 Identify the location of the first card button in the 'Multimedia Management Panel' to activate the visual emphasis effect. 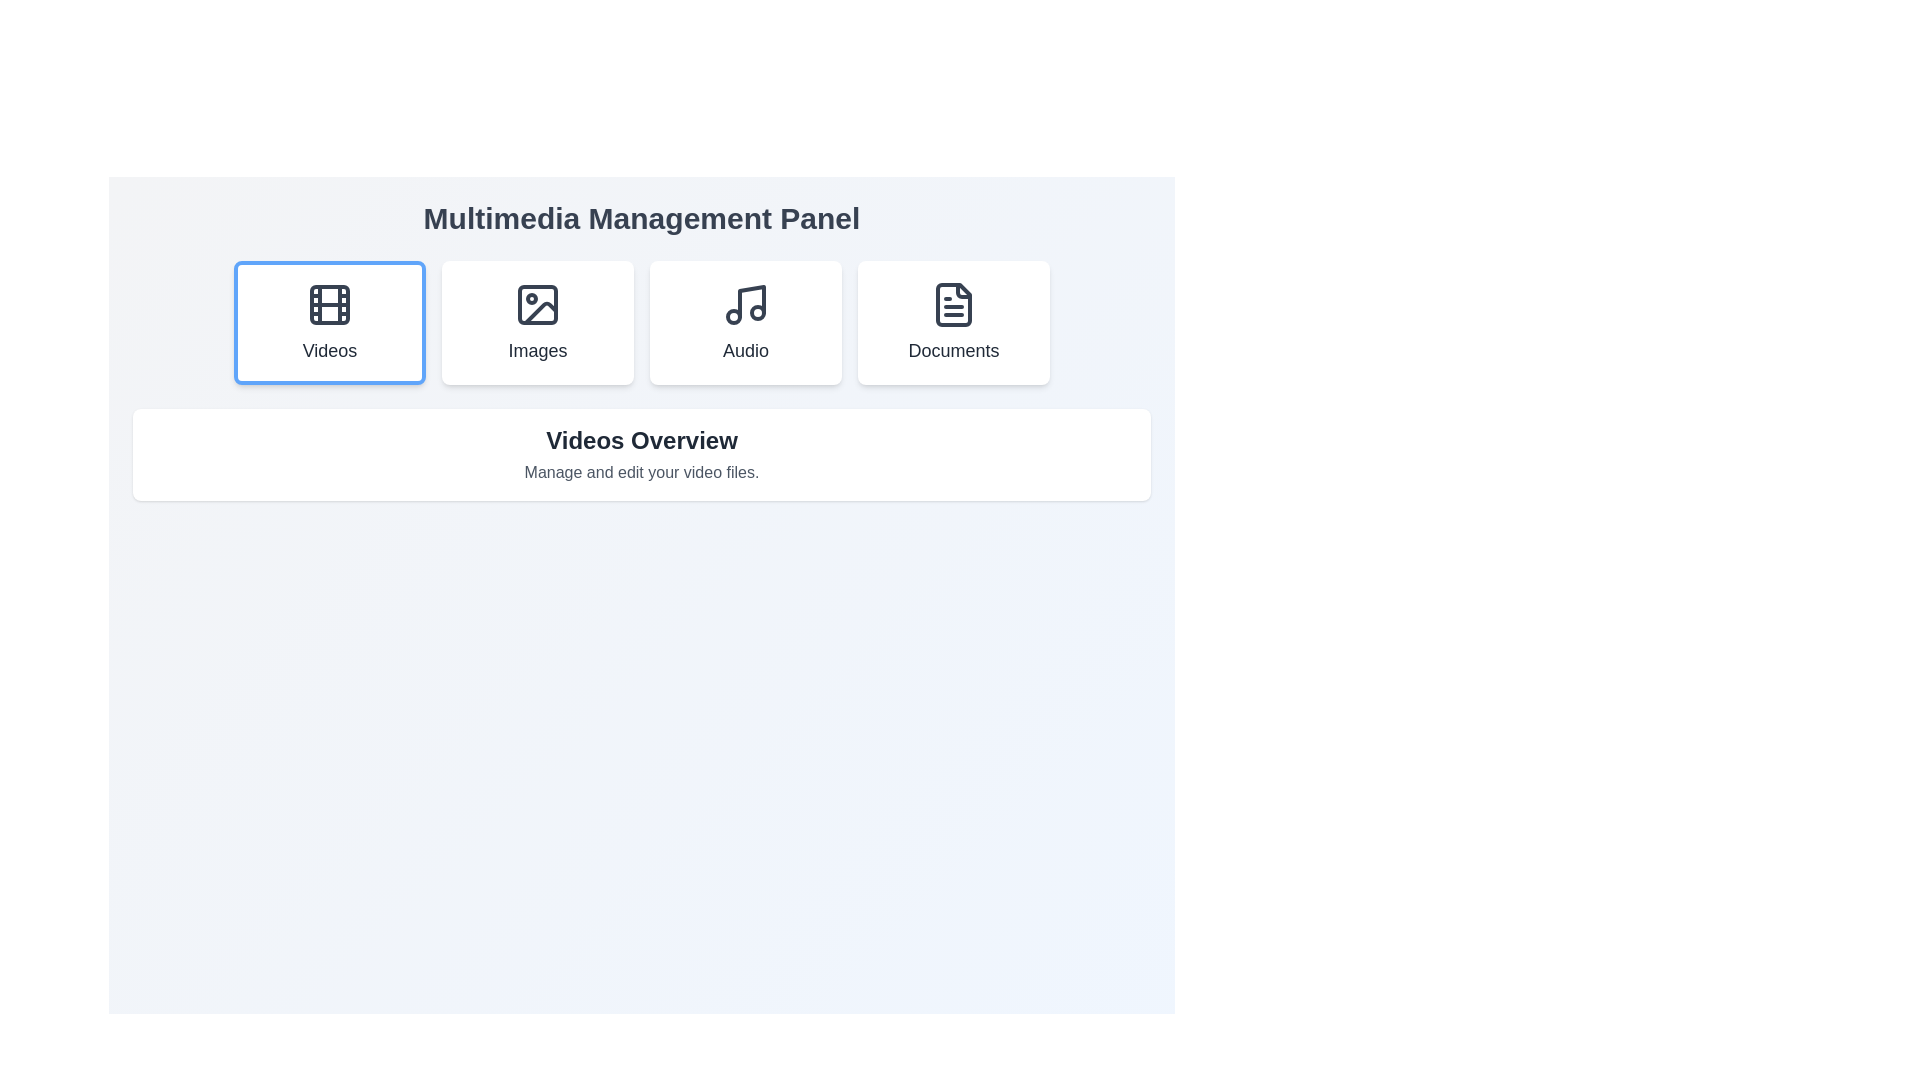
(330, 322).